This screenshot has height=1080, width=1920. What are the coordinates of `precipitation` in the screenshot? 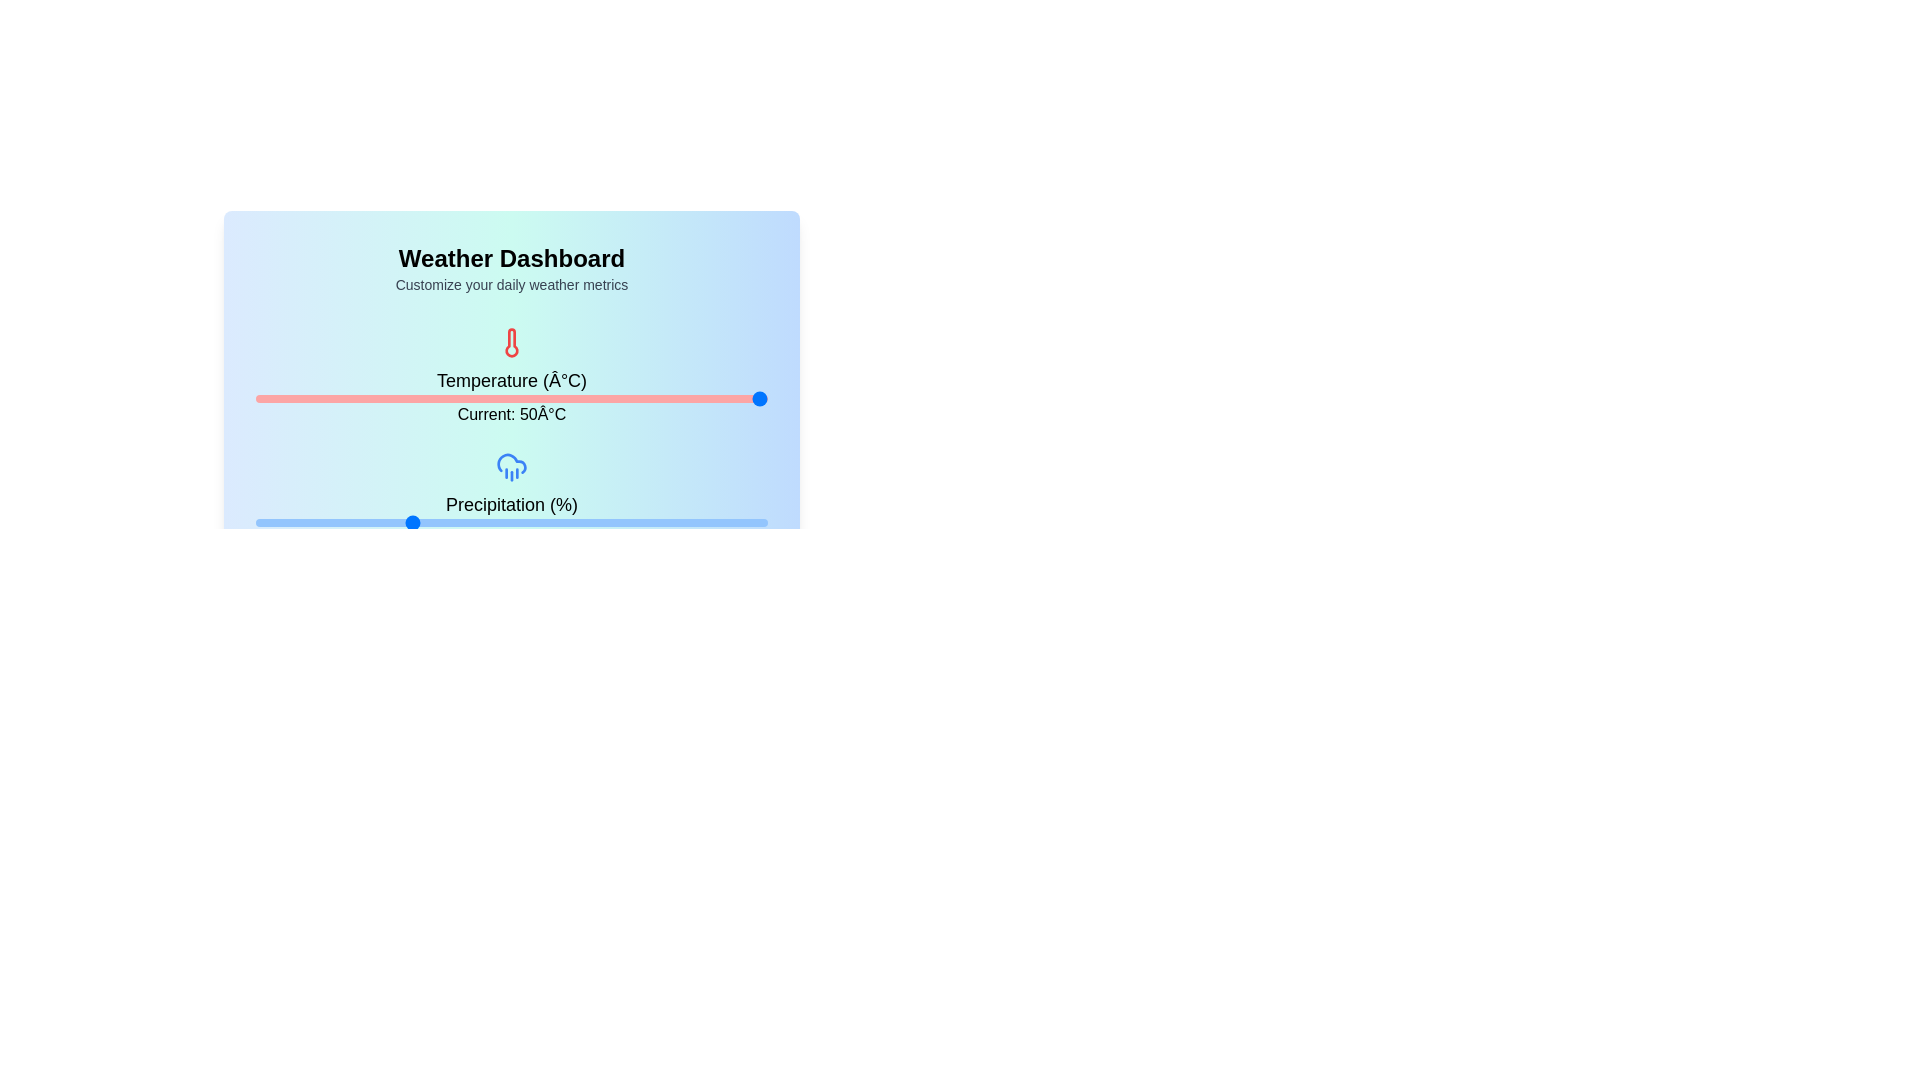 It's located at (265, 522).